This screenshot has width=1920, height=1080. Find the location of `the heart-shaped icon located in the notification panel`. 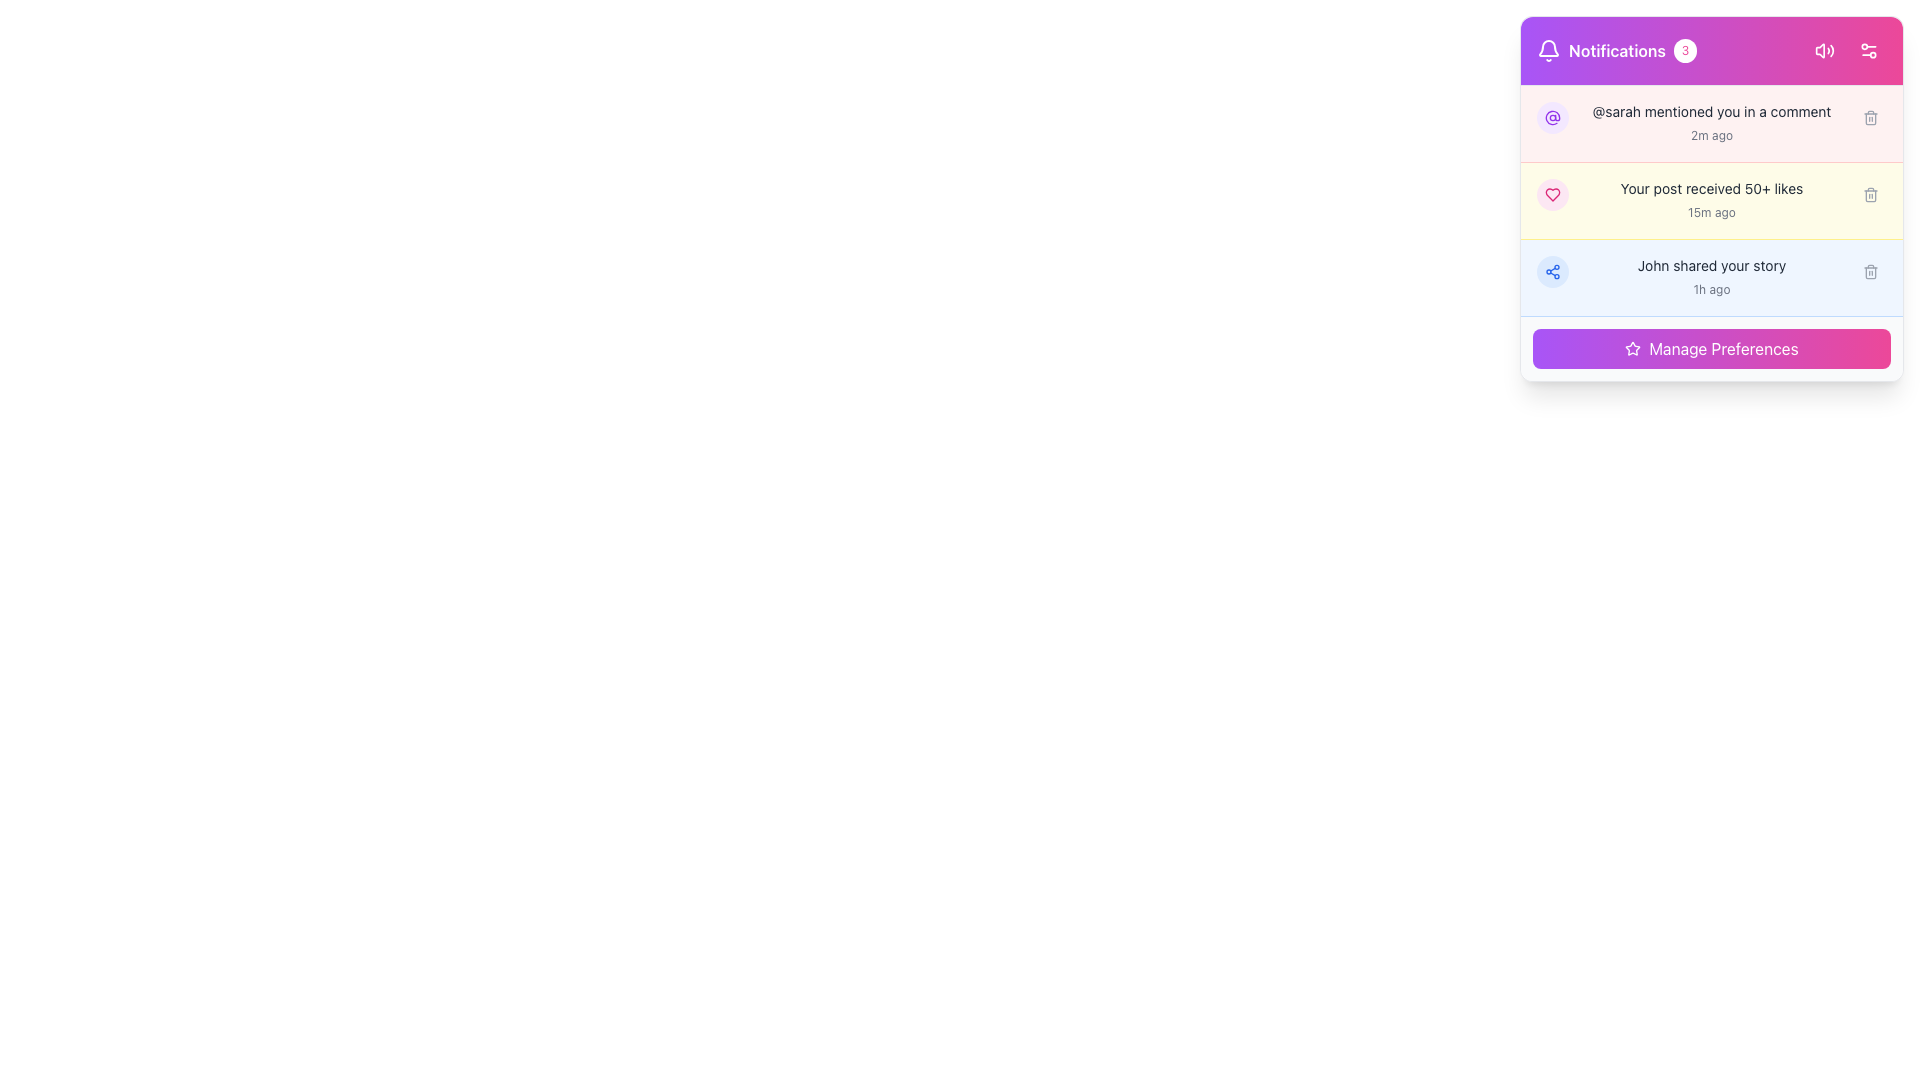

the heart-shaped icon located in the notification panel is located at coordinates (1552, 195).